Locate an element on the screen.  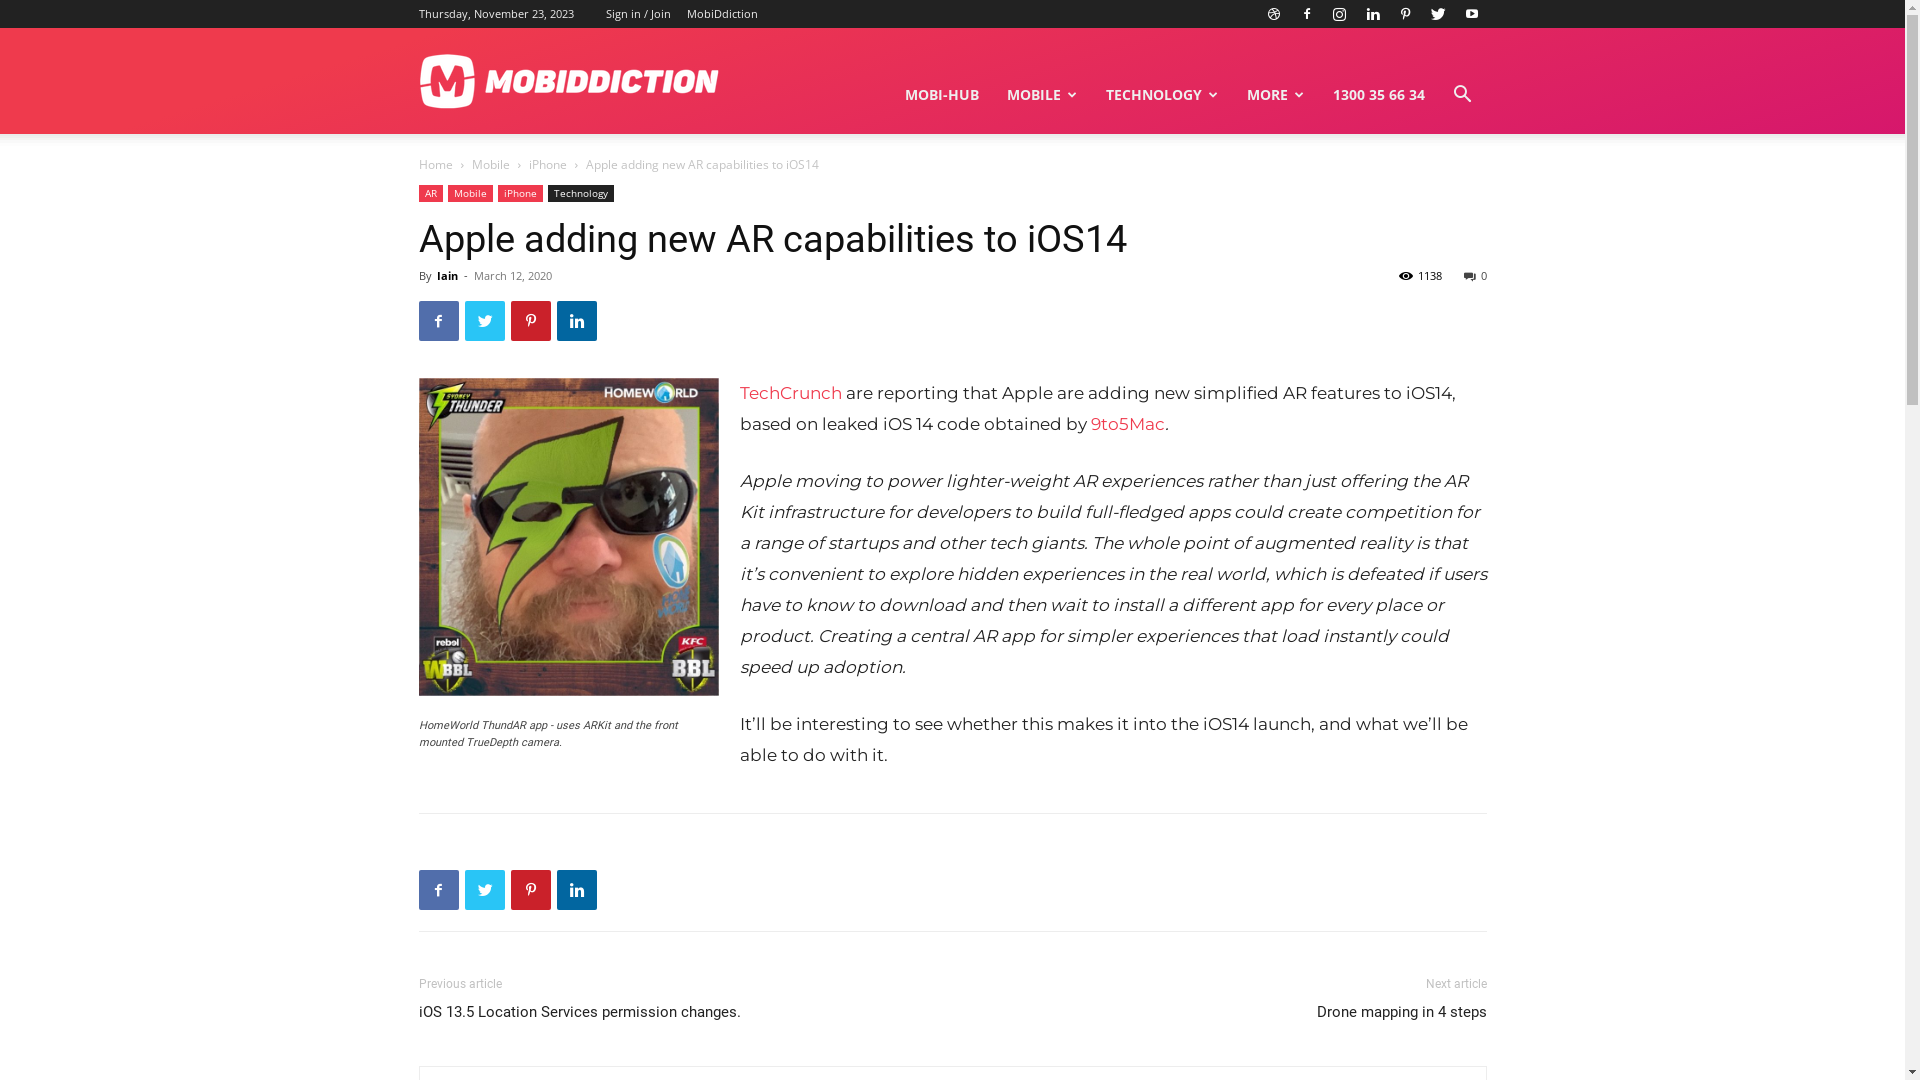
'Technology' is located at coordinates (579, 193).